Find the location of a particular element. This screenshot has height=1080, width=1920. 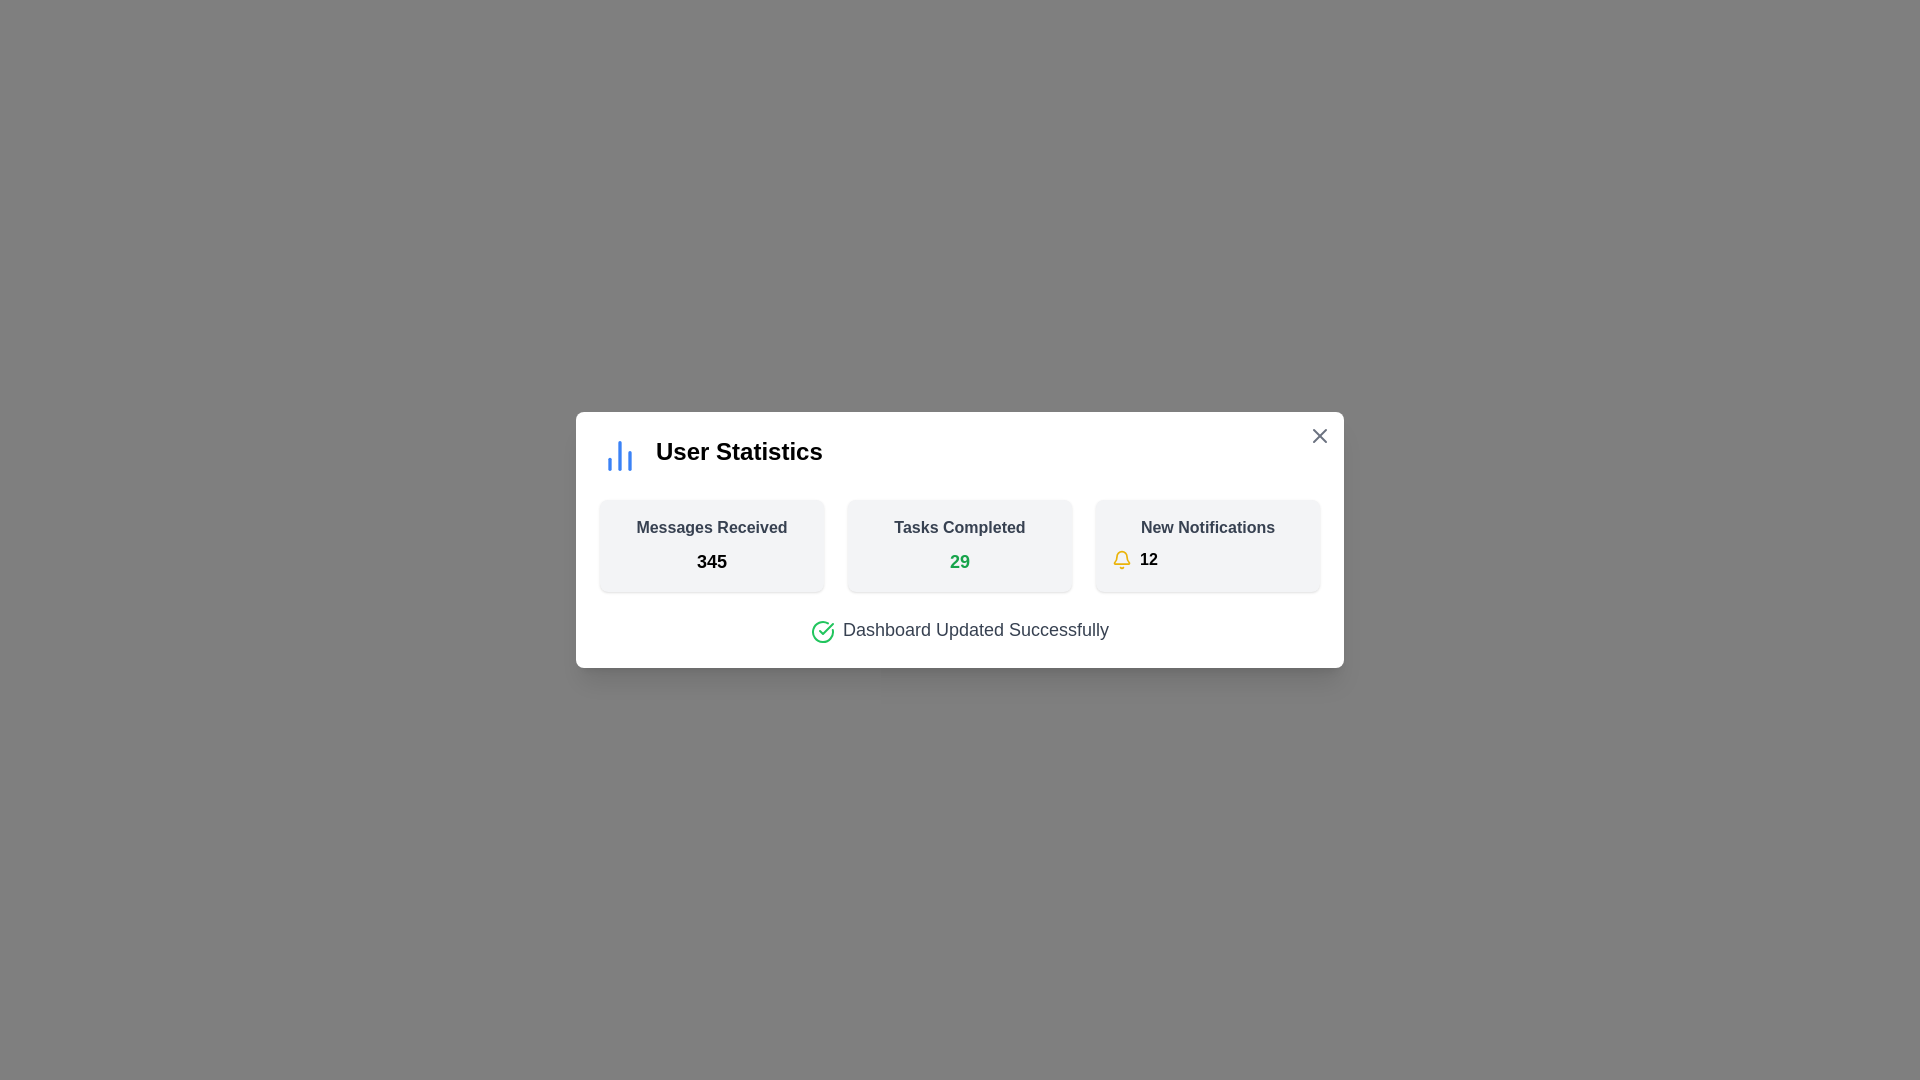

displayed text on the statistics card showing 'Messages Received' with the value '345' in bold gray and black font is located at coordinates (711, 546).